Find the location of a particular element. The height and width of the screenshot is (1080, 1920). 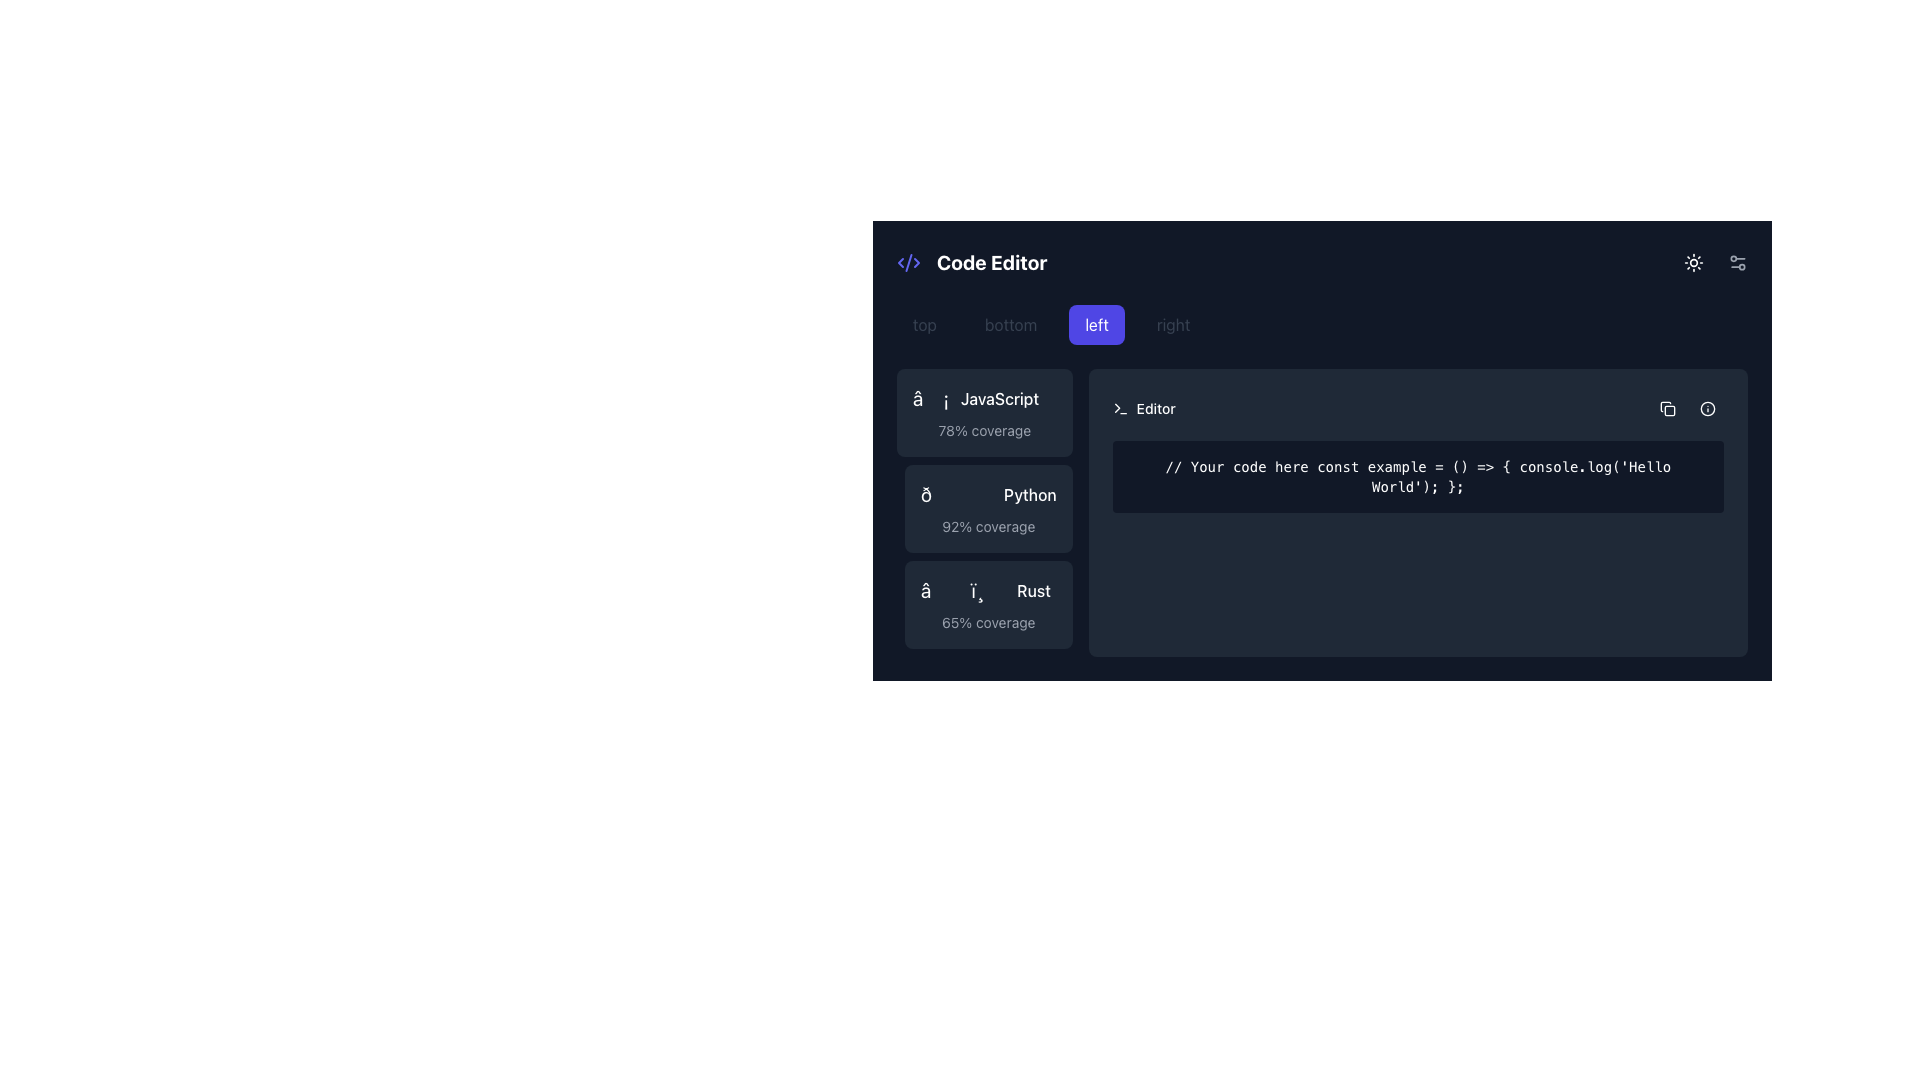

the Text label with the lightning icon and the text 'JavaScript' in the first position of the list in the sidebar is located at coordinates (984, 398).